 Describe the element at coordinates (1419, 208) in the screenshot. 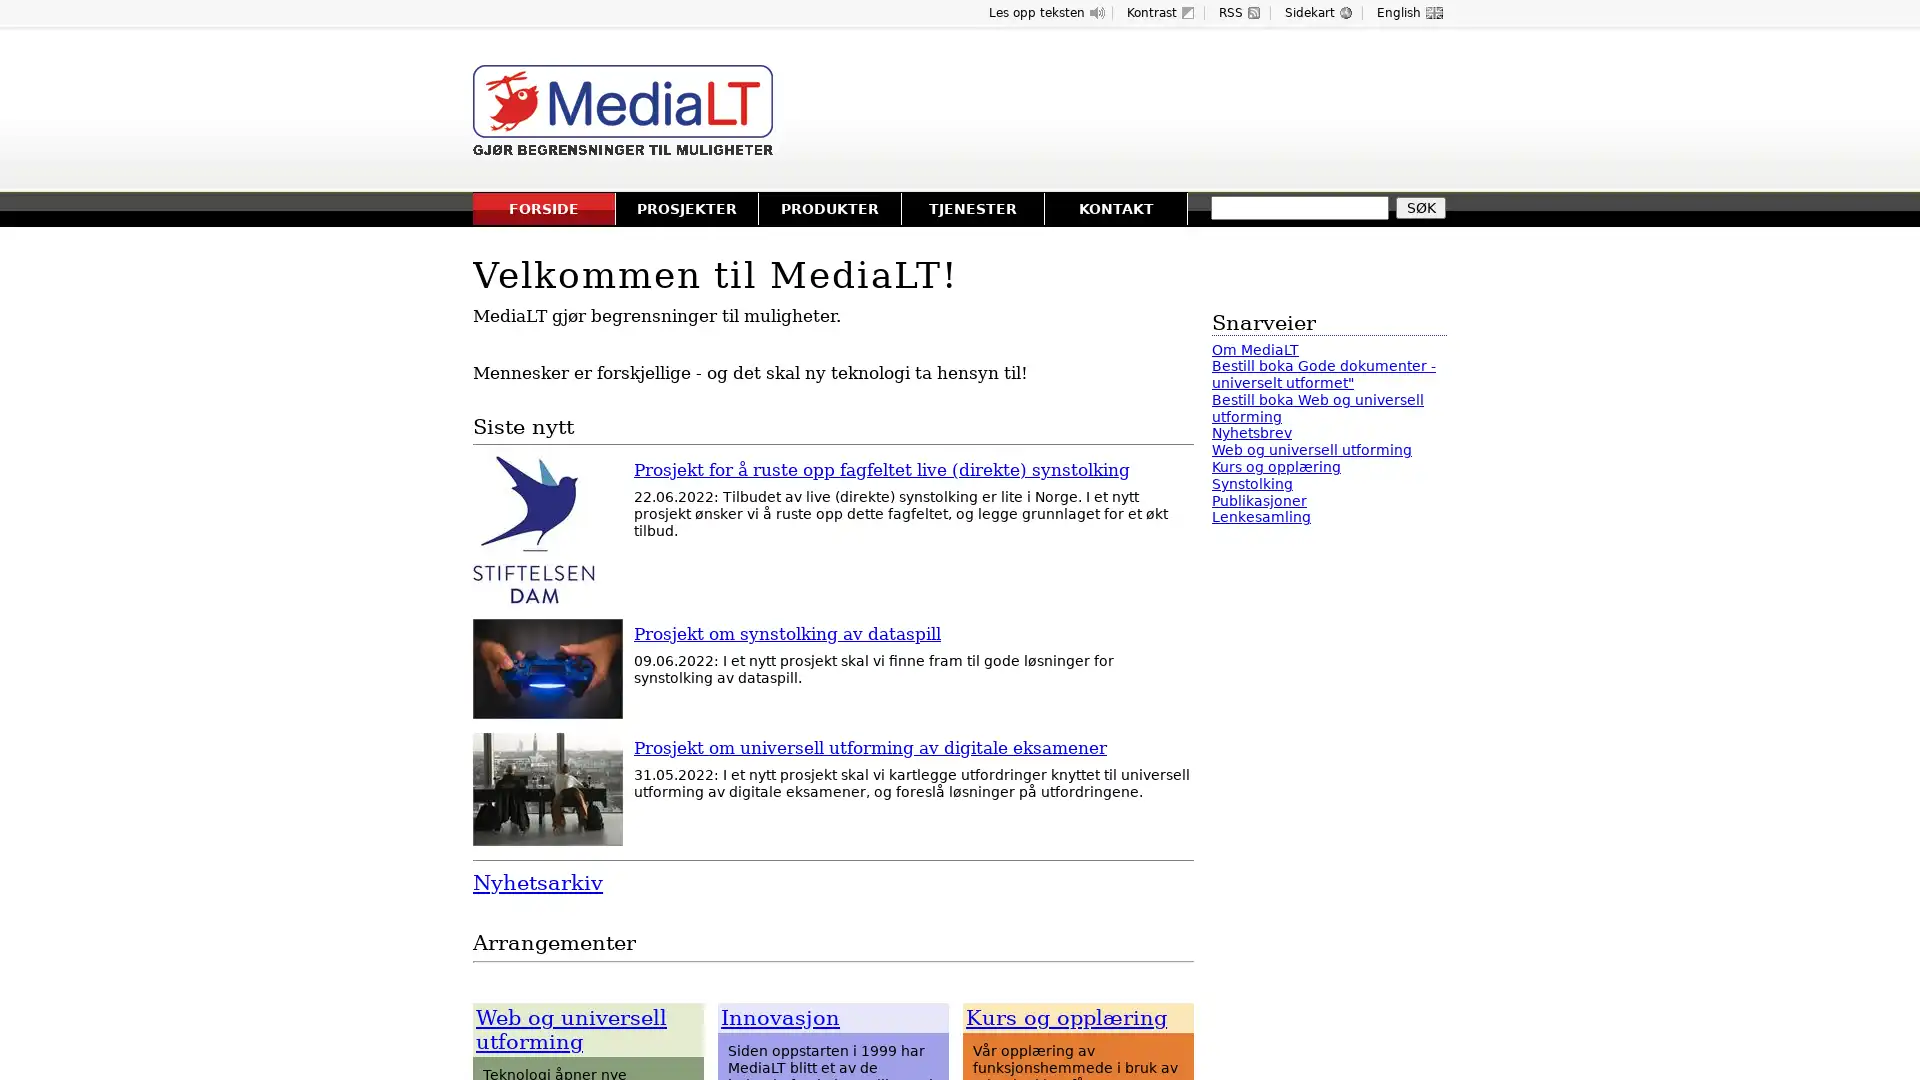

I see `SK` at that location.